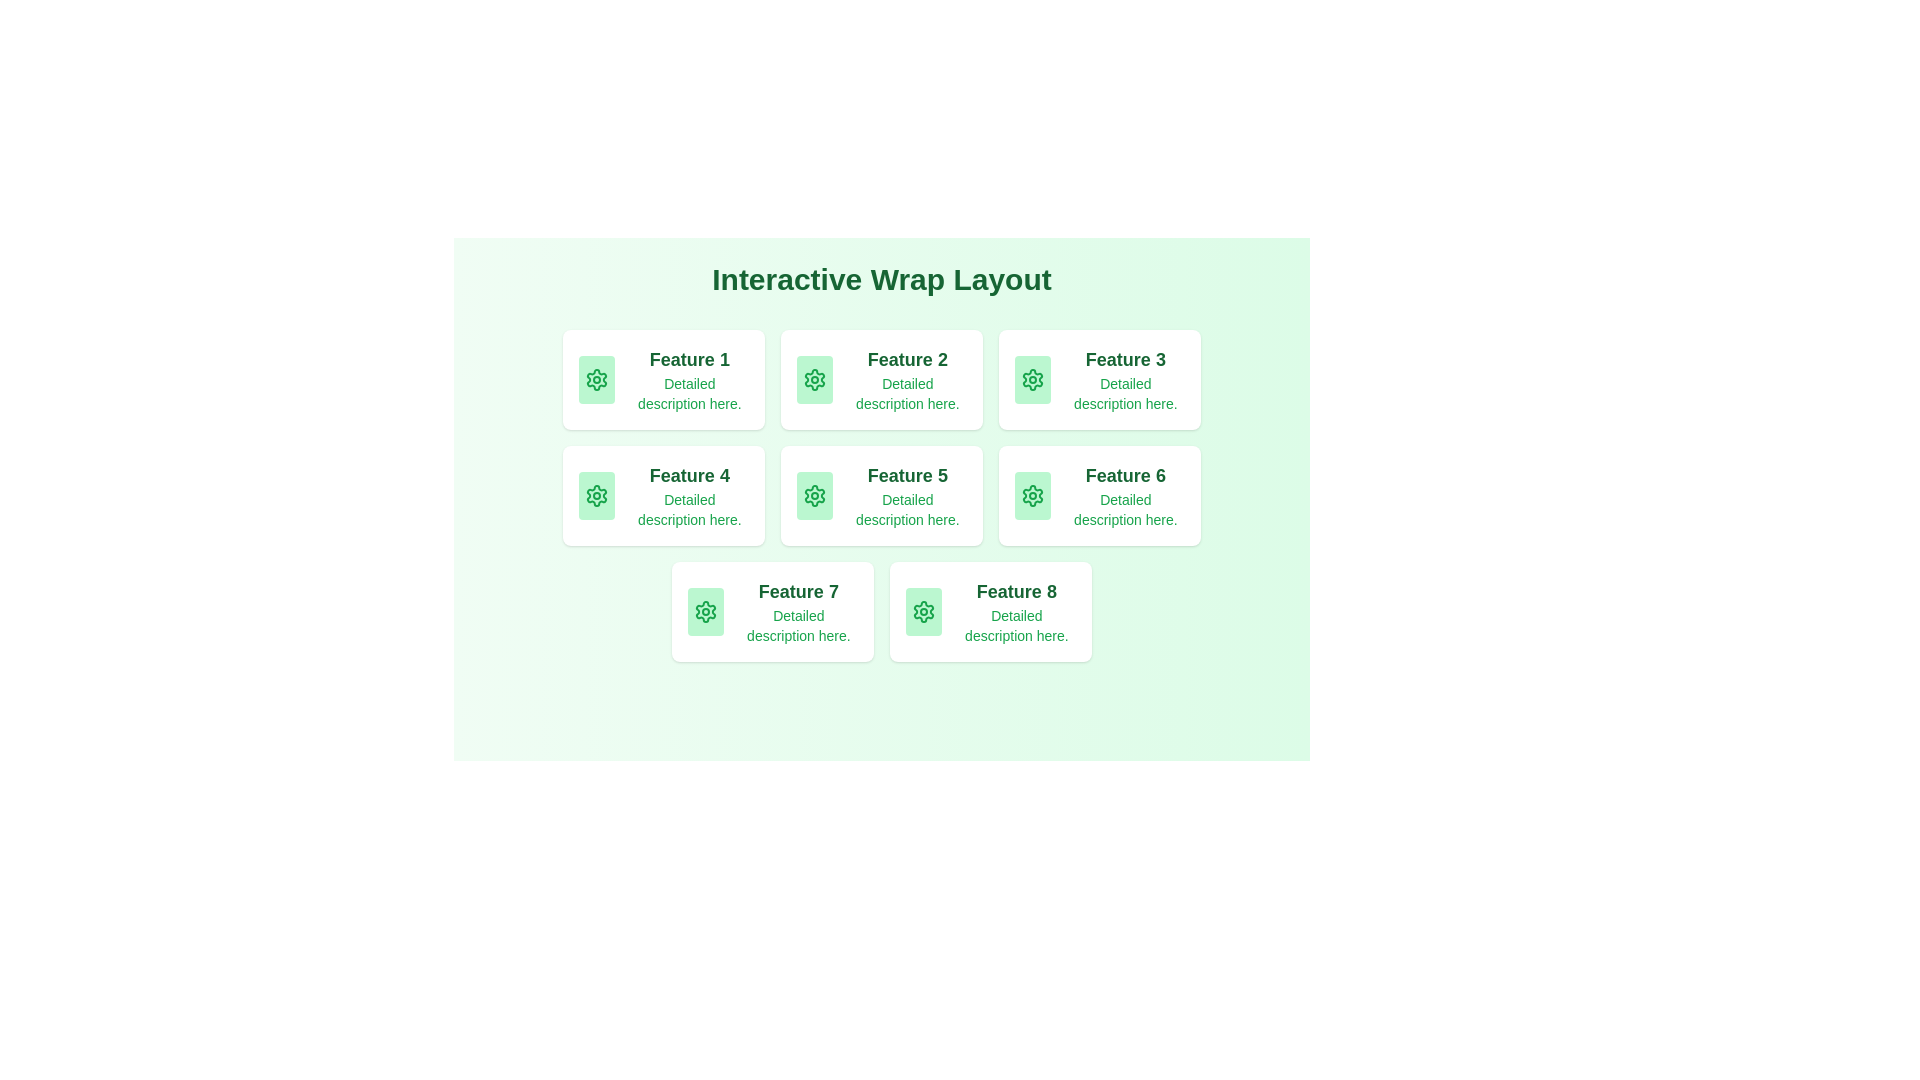 Image resolution: width=1920 pixels, height=1080 pixels. Describe the element at coordinates (771, 611) in the screenshot. I see `the Information card that features a gear icon on the left with a light green background and includes 'Feature 7' in bold green text and a subtitle 'Detailed description here.' to trigger animations` at that location.